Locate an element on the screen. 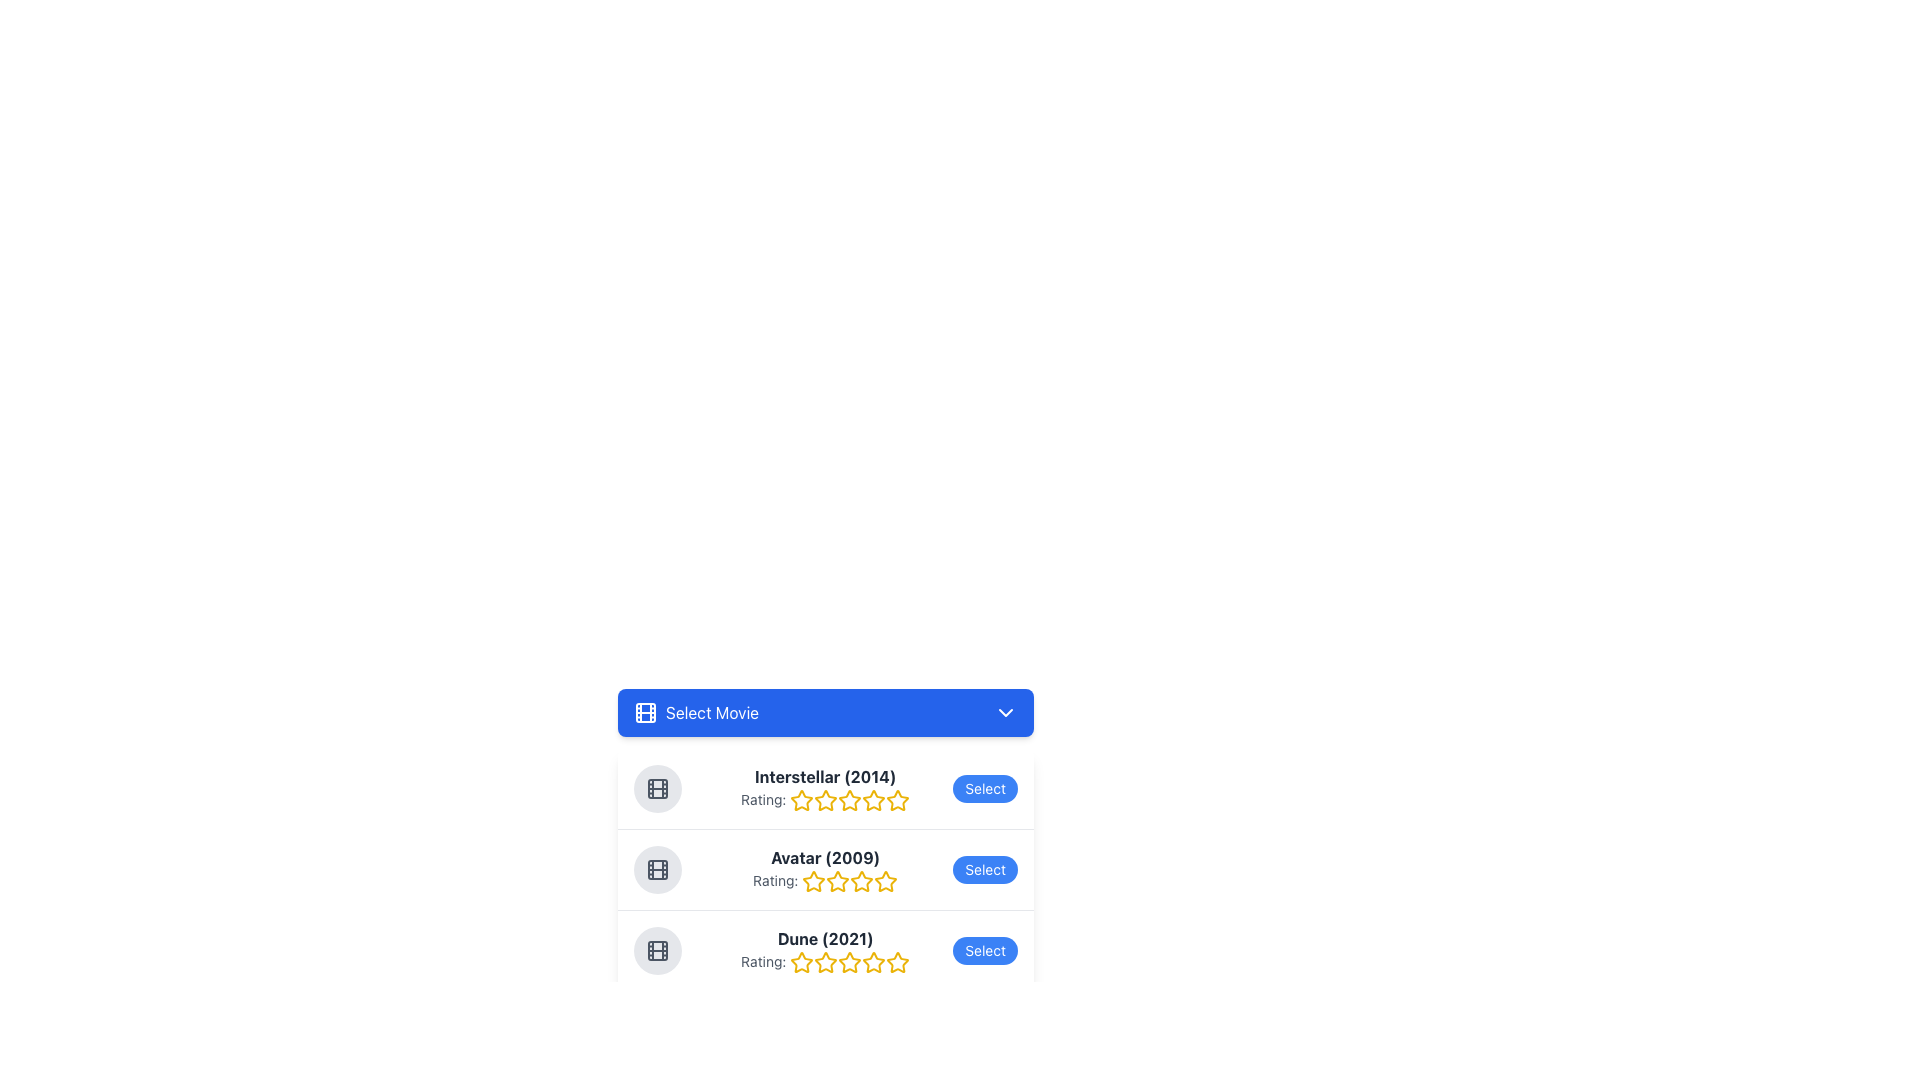 The height and width of the screenshot is (1080, 1920). the fourth star in the rating group for the movie 'Interstellar (2014)' is located at coordinates (874, 799).